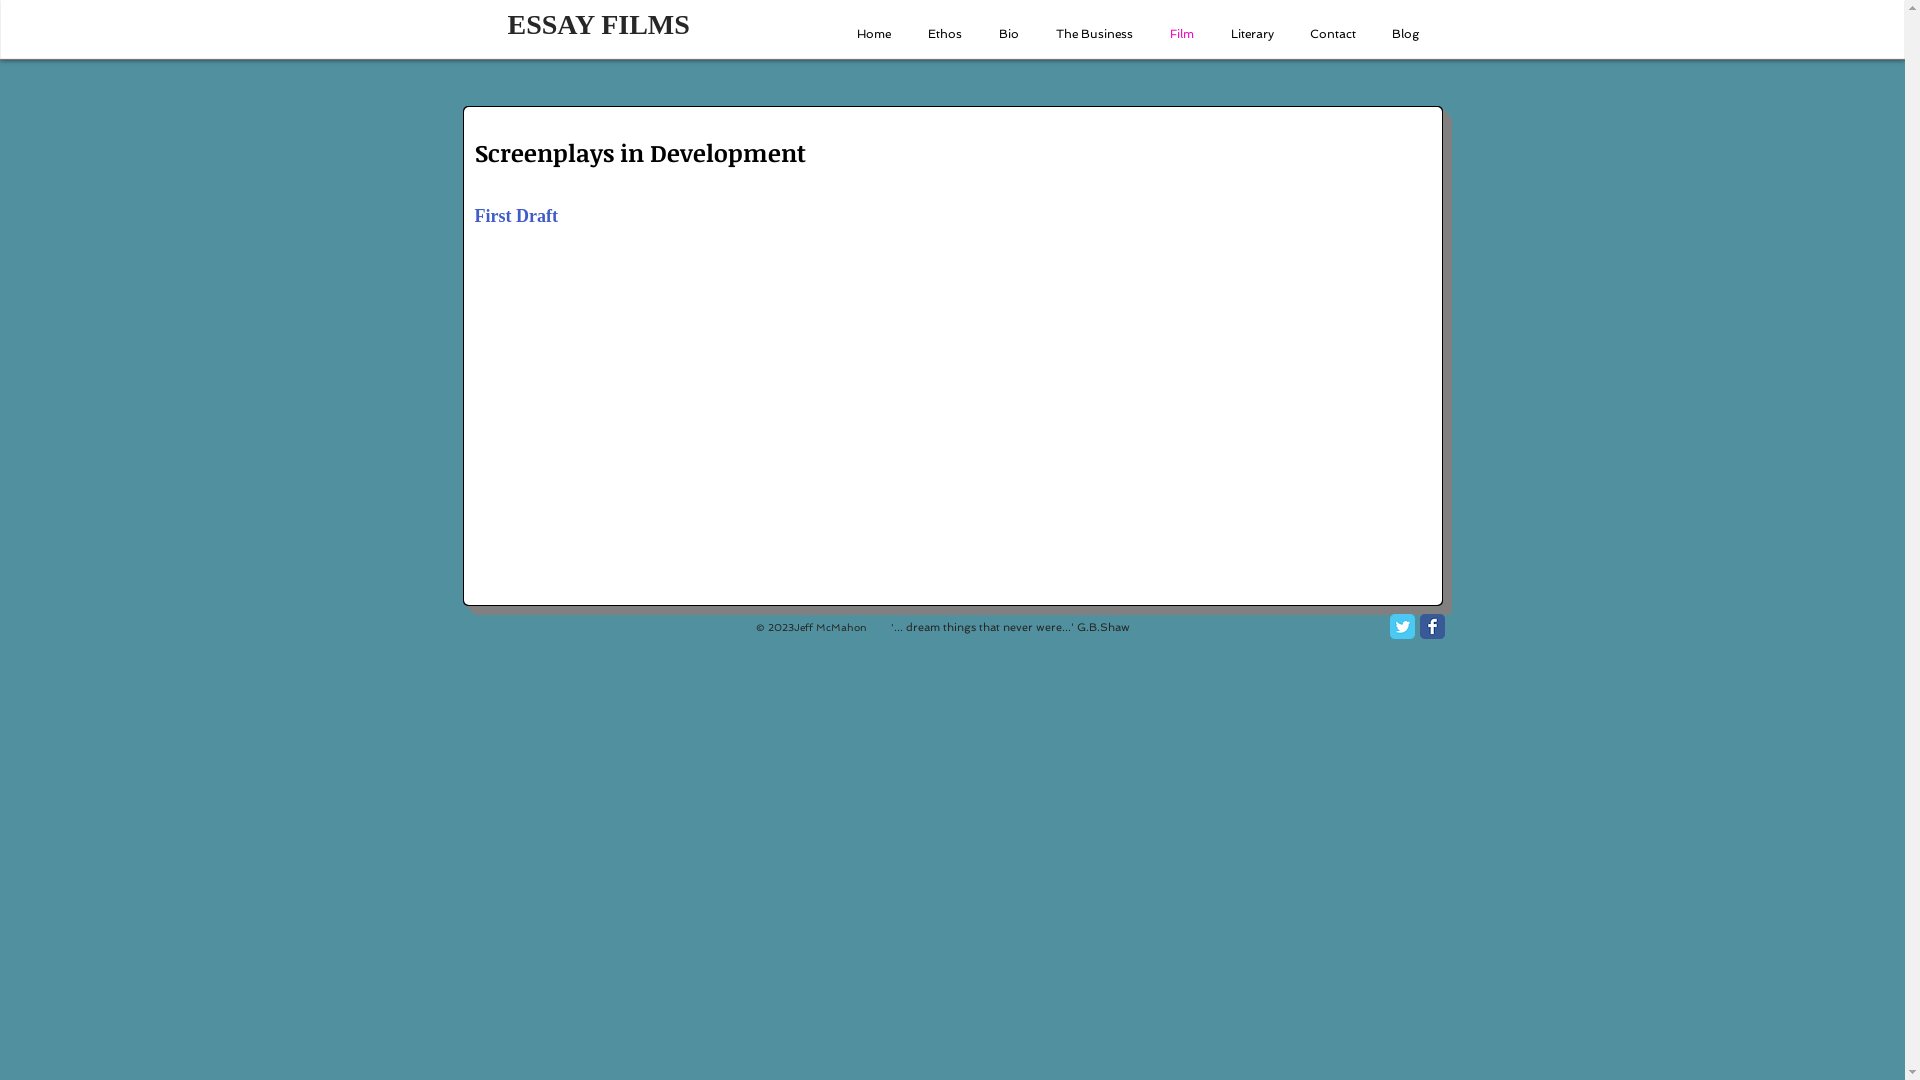 The height and width of the screenshot is (1080, 1920). What do you see at coordinates (1248, 34) in the screenshot?
I see `'Literary'` at bounding box center [1248, 34].